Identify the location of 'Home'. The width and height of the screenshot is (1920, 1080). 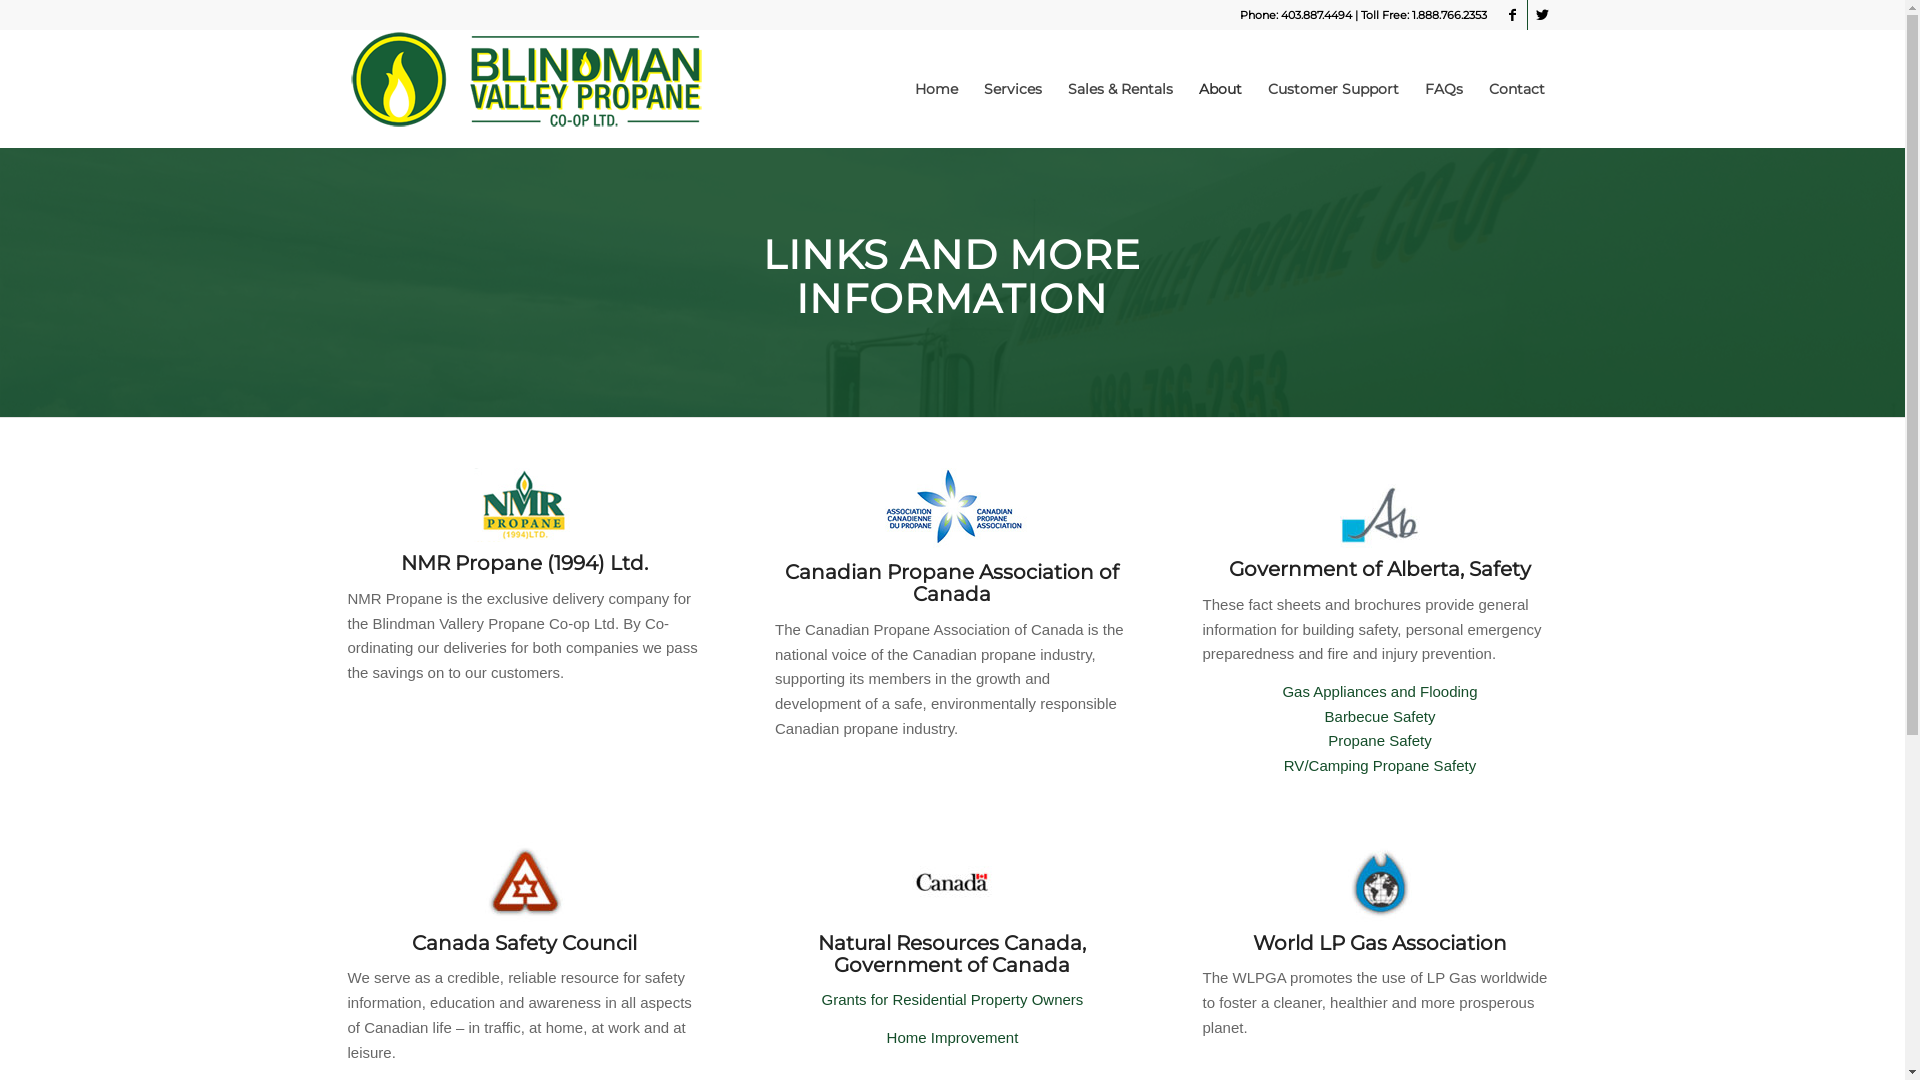
(935, 87).